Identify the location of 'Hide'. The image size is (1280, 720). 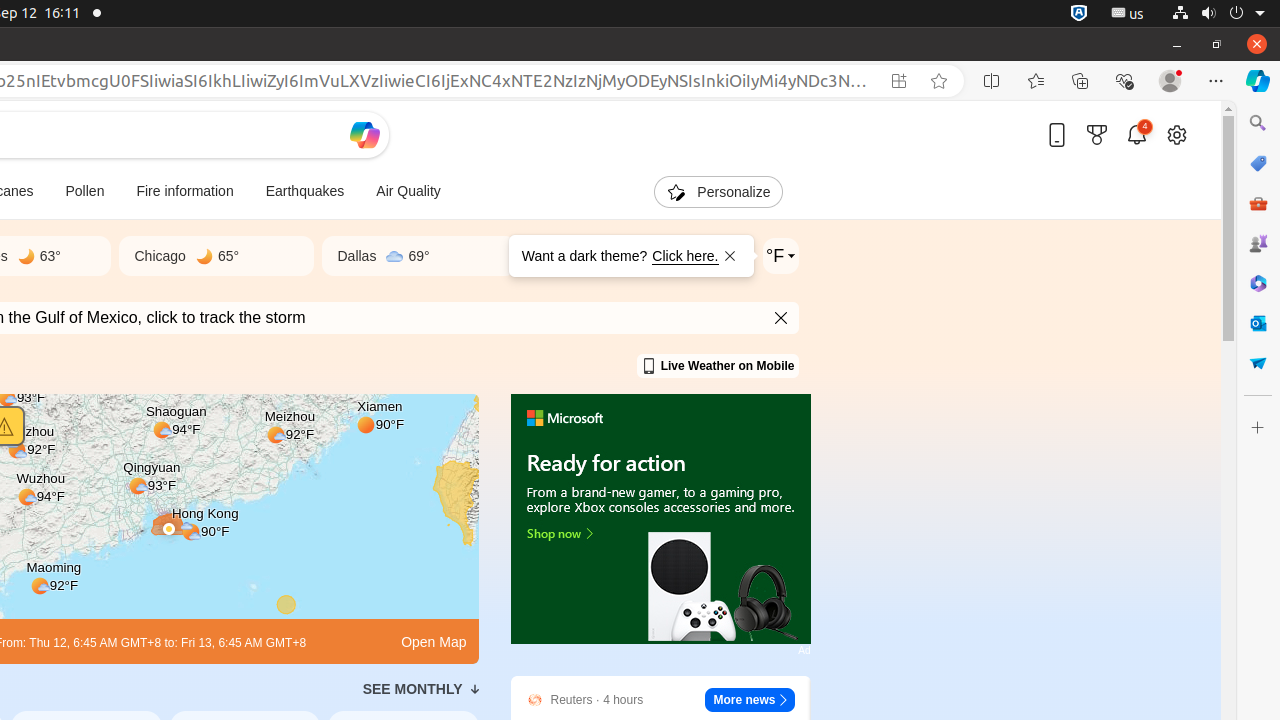
(781, 317).